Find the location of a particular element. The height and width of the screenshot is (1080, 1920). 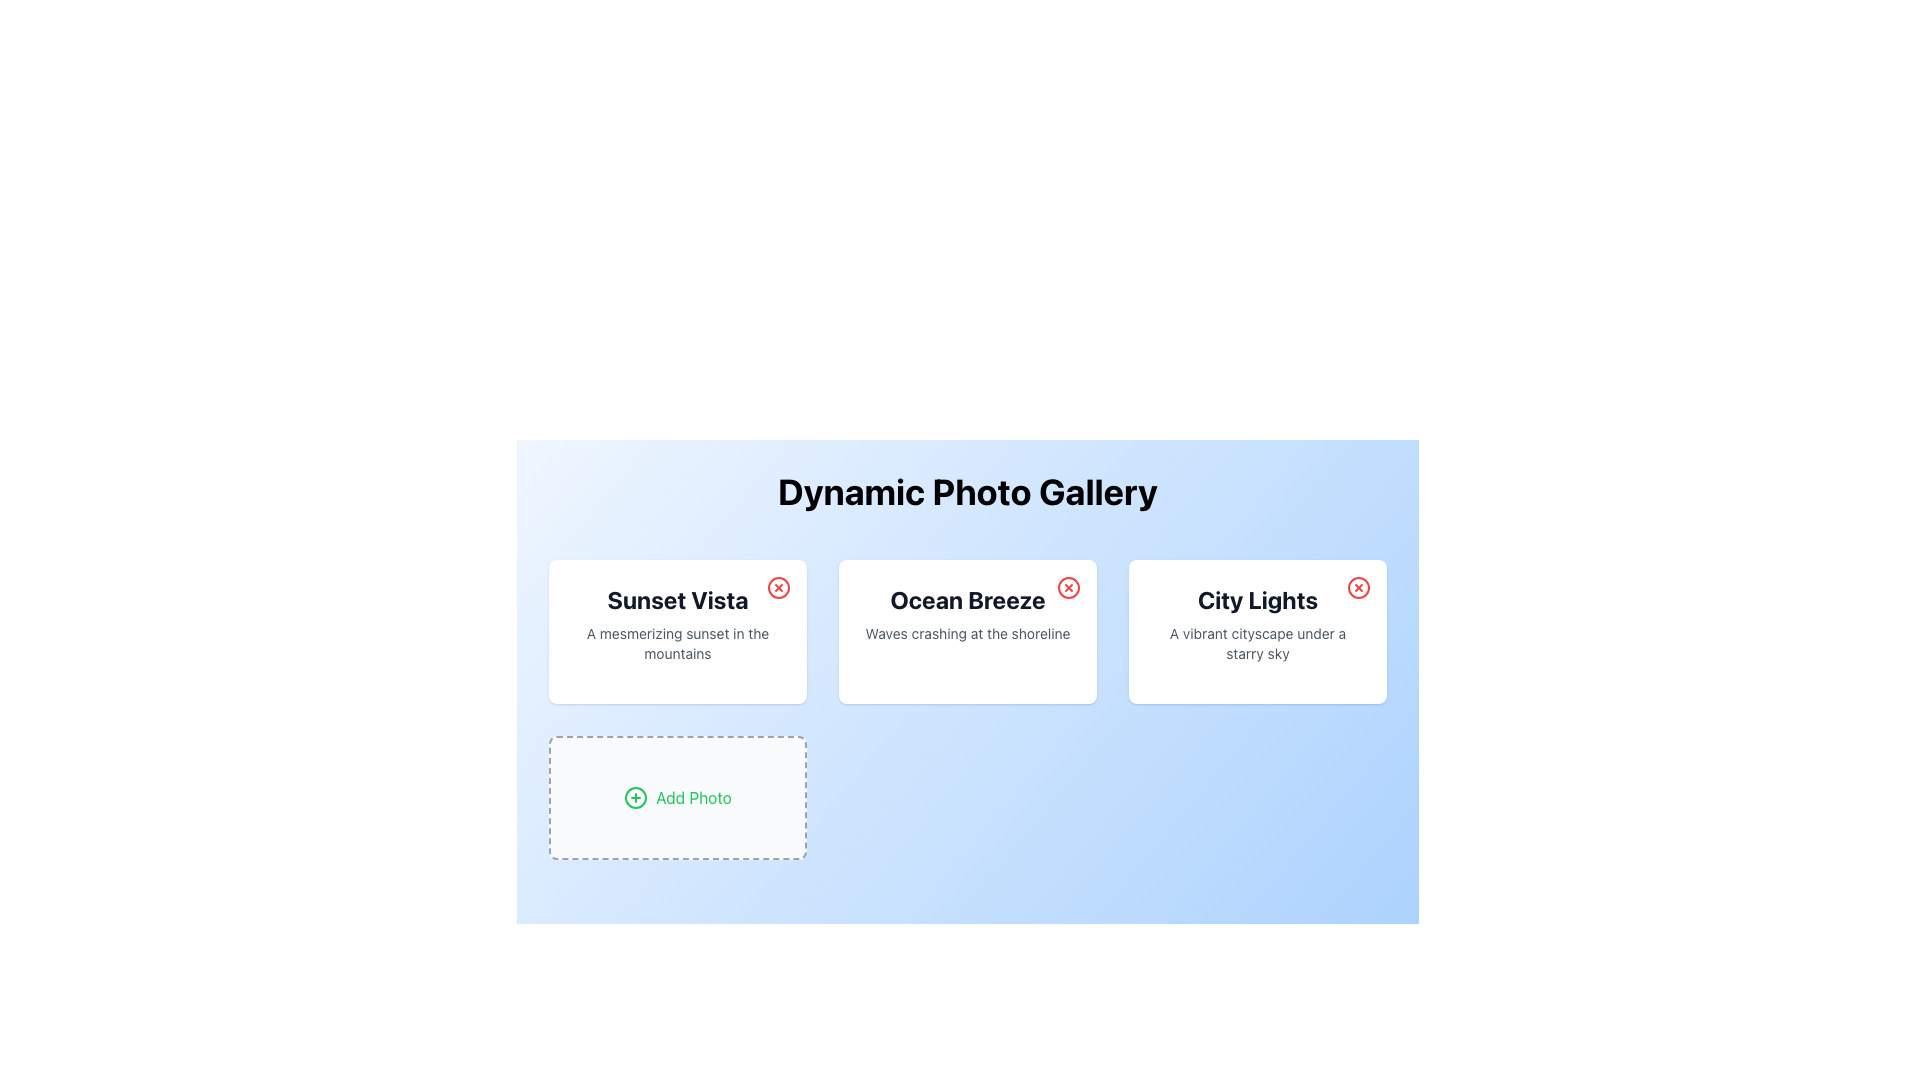

the text block element titled 'Sunset Vista', which contains a subtitle 'A mesmerizing sunset in the mountains', located in the first card among a horizontal arrangement of cards is located at coordinates (677, 623).